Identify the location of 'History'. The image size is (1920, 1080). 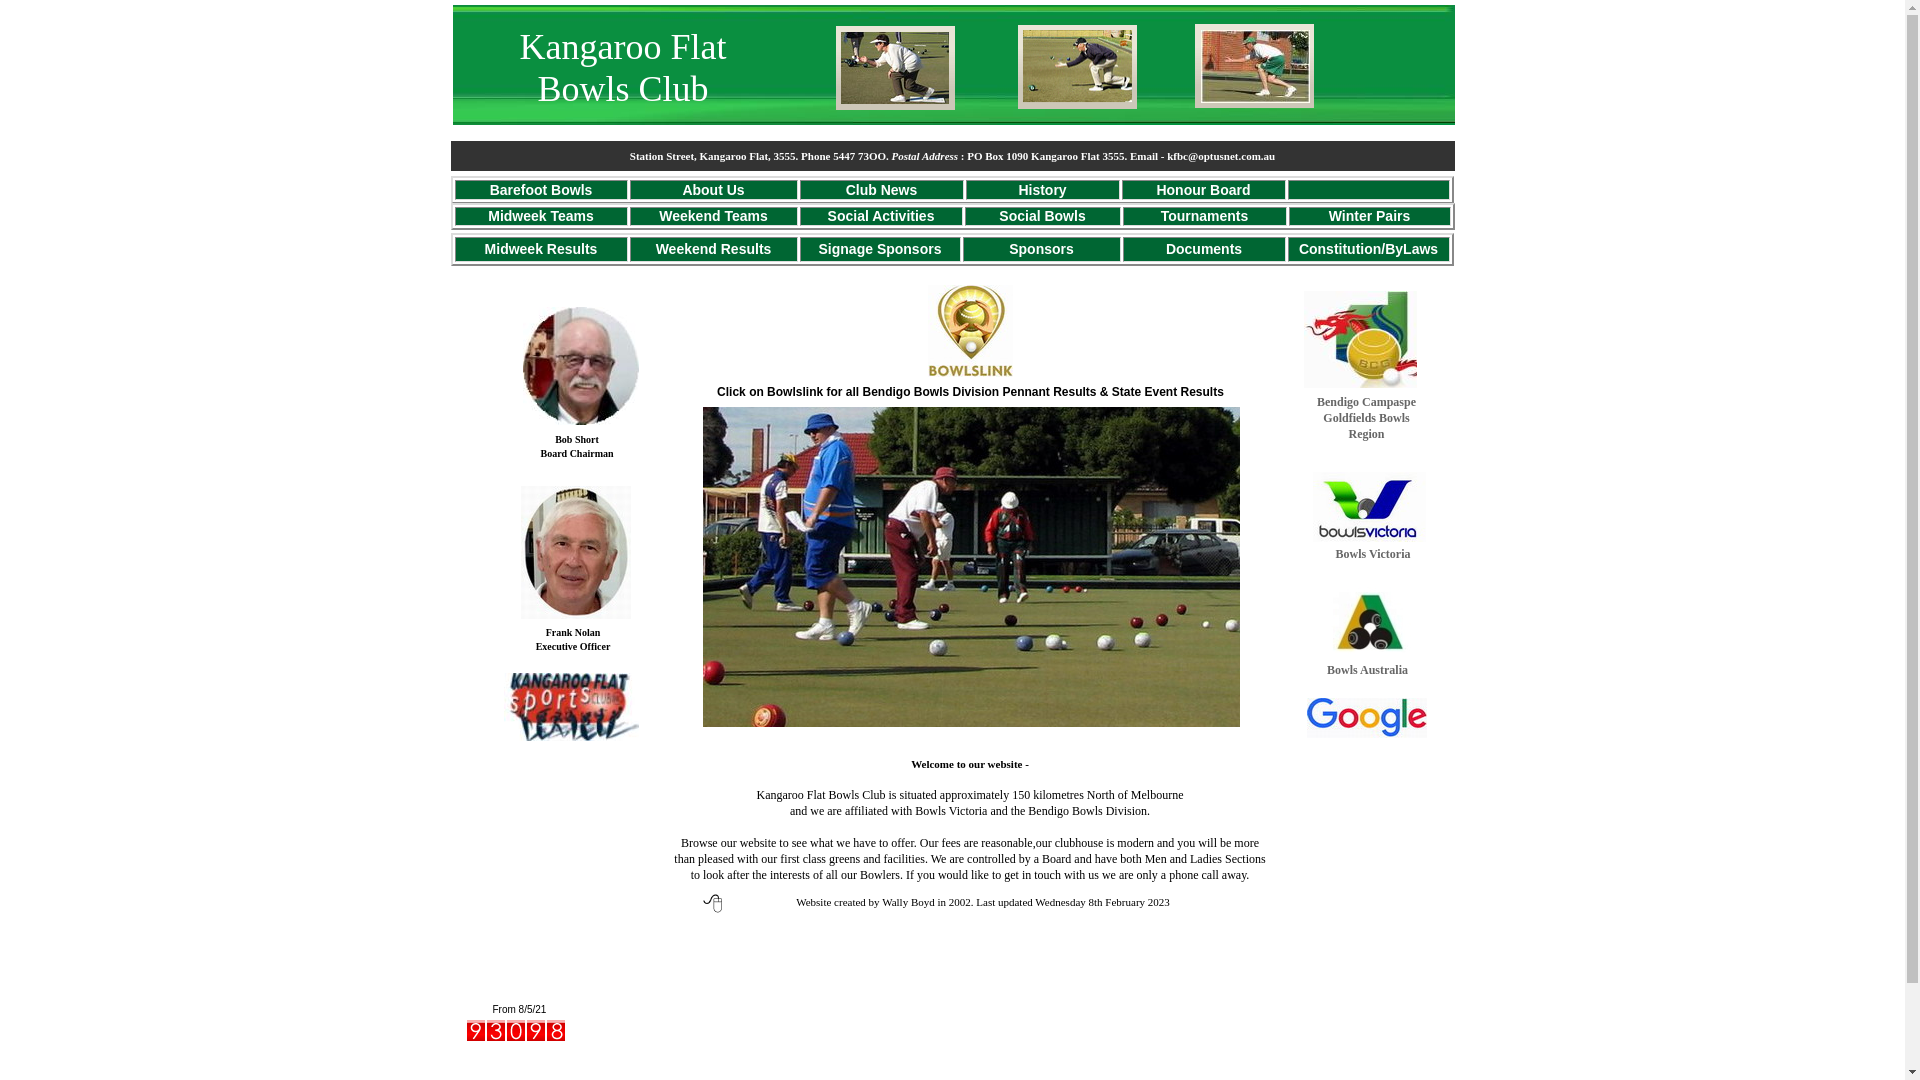
(1040, 188).